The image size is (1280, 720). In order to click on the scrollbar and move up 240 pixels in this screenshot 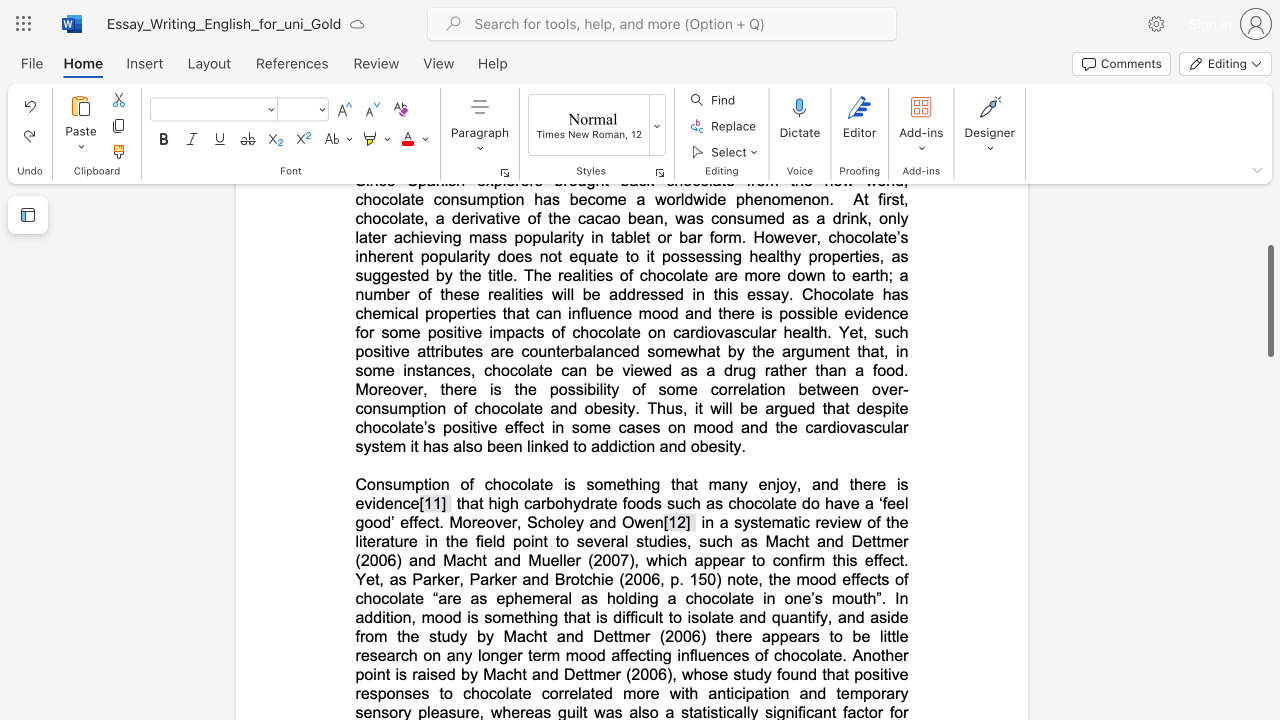, I will do `click(1269, 301)`.